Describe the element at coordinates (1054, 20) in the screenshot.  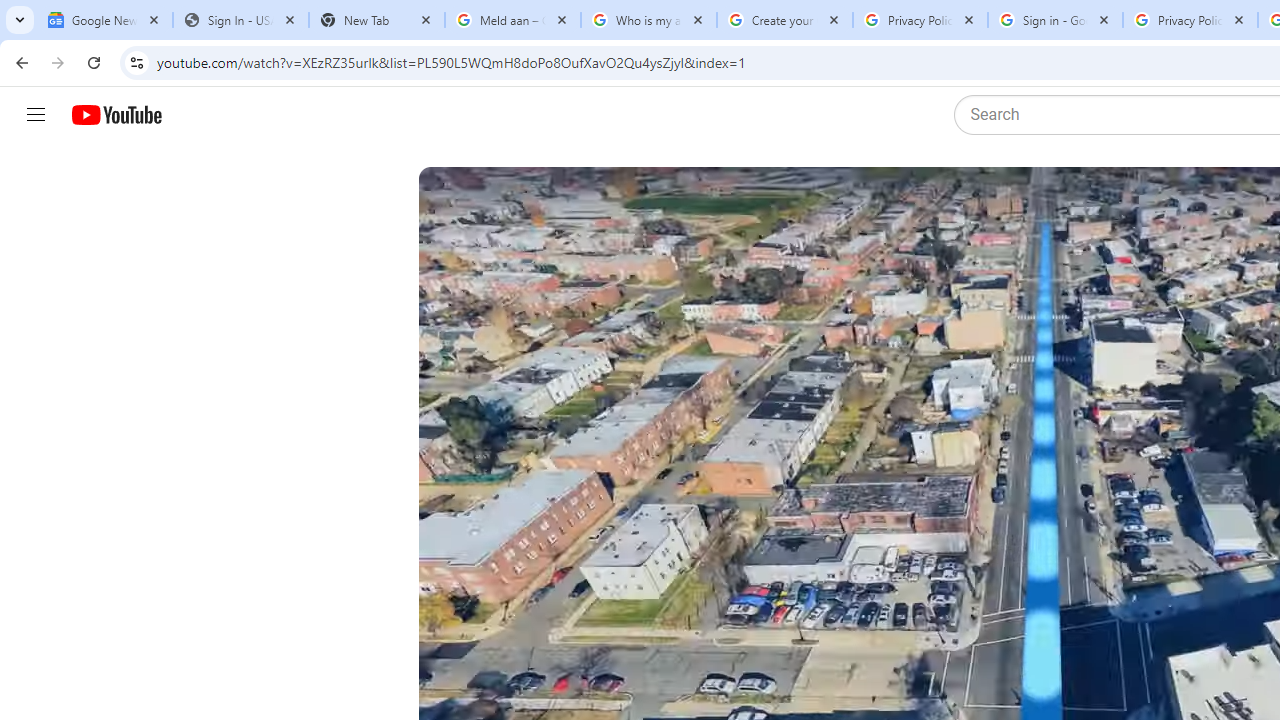
I see `'Sign in - Google Accounts'` at that location.